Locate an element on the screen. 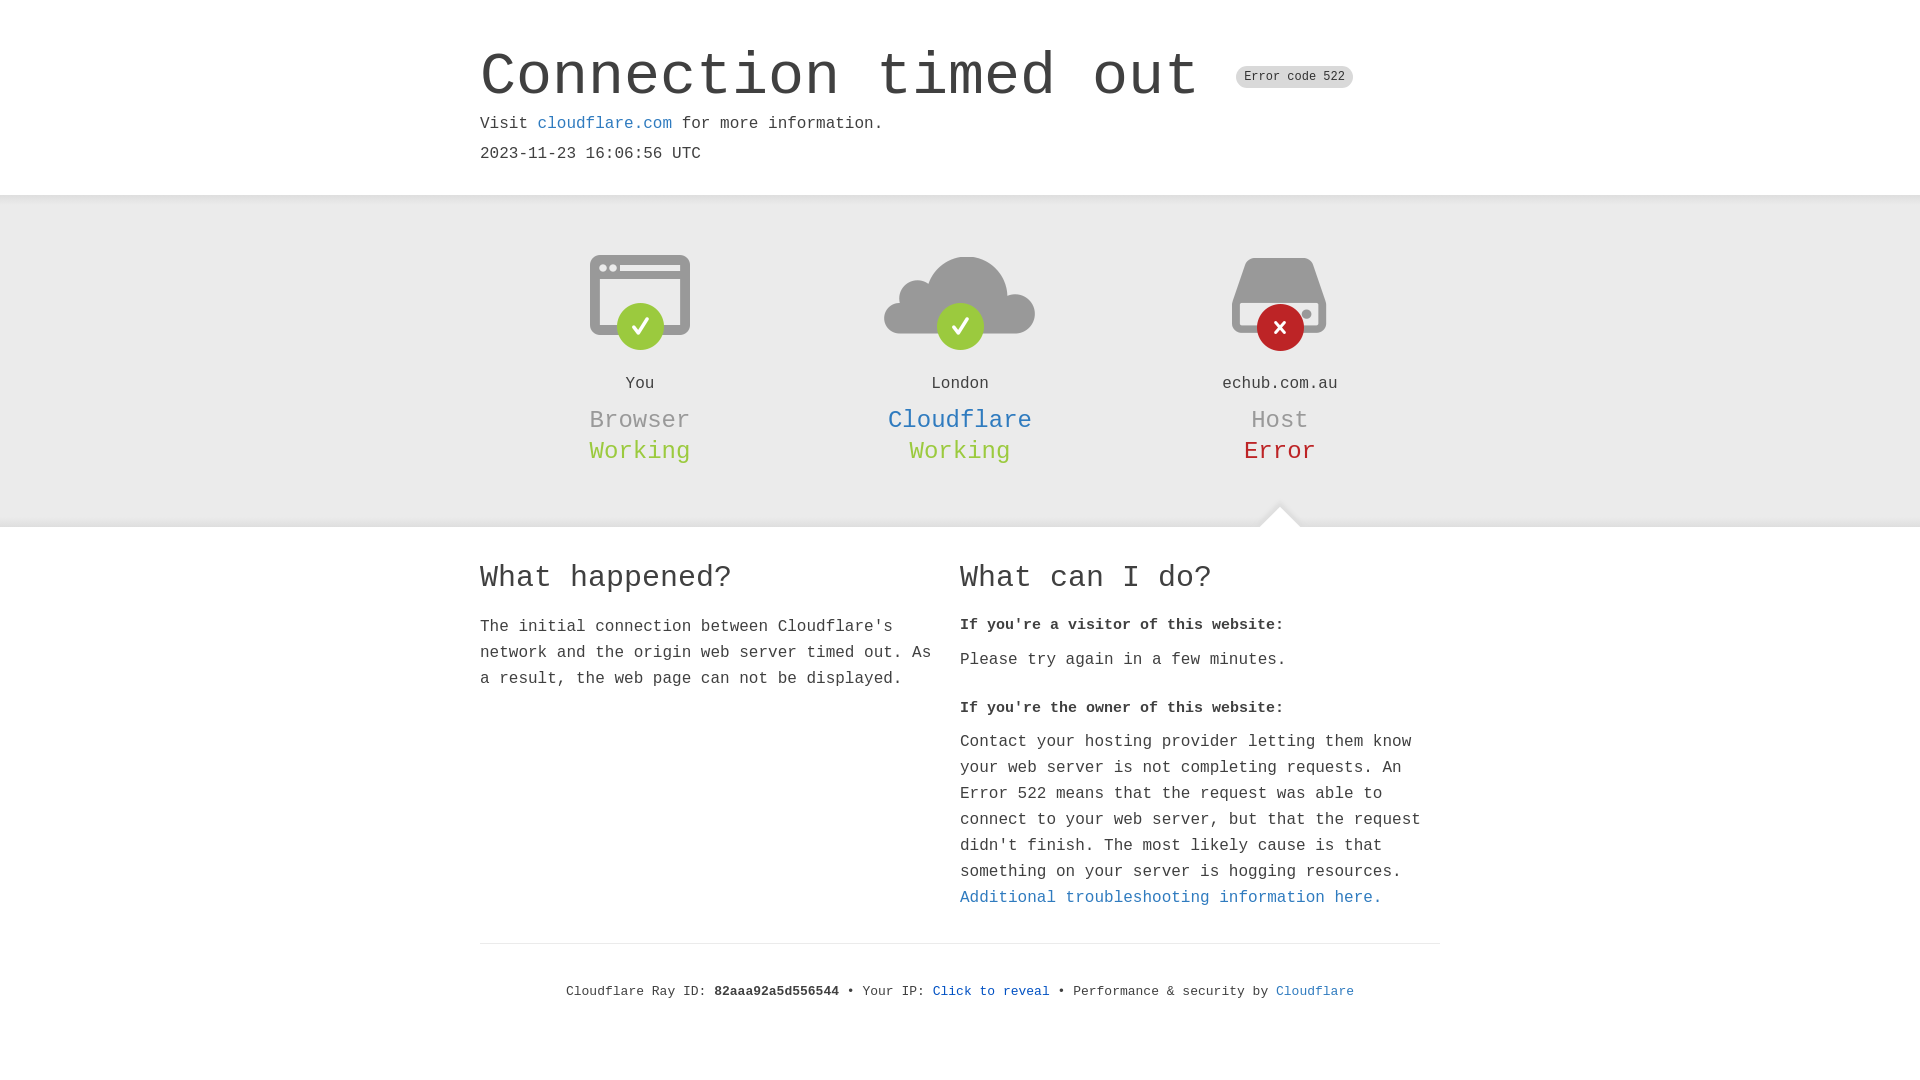 Image resolution: width=1920 pixels, height=1080 pixels. 'Additional troubleshooting information here.' is located at coordinates (1171, 897).